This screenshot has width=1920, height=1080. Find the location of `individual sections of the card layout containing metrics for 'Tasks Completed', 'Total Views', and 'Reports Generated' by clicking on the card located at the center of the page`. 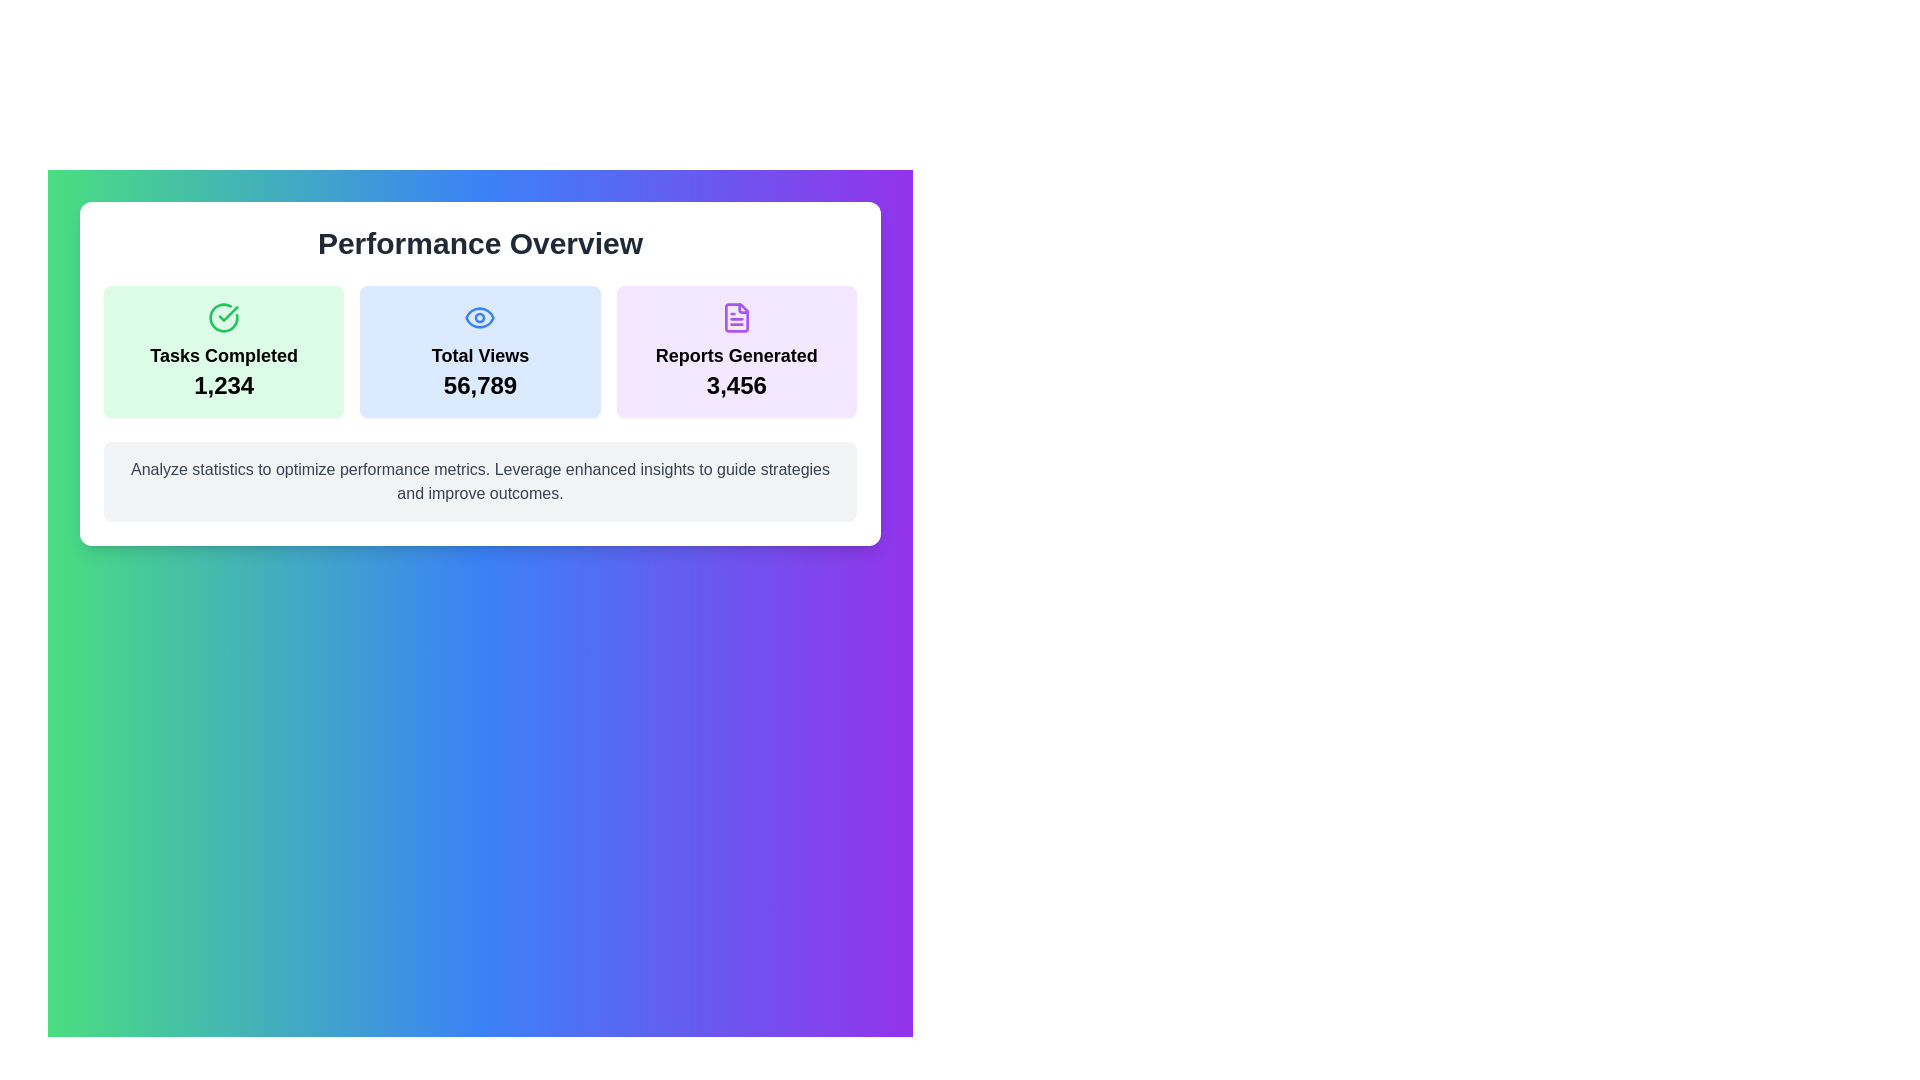

individual sections of the card layout containing metrics for 'Tasks Completed', 'Total Views', and 'Reports Generated' by clicking on the card located at the center of the page is located at coordinates (480, 374).